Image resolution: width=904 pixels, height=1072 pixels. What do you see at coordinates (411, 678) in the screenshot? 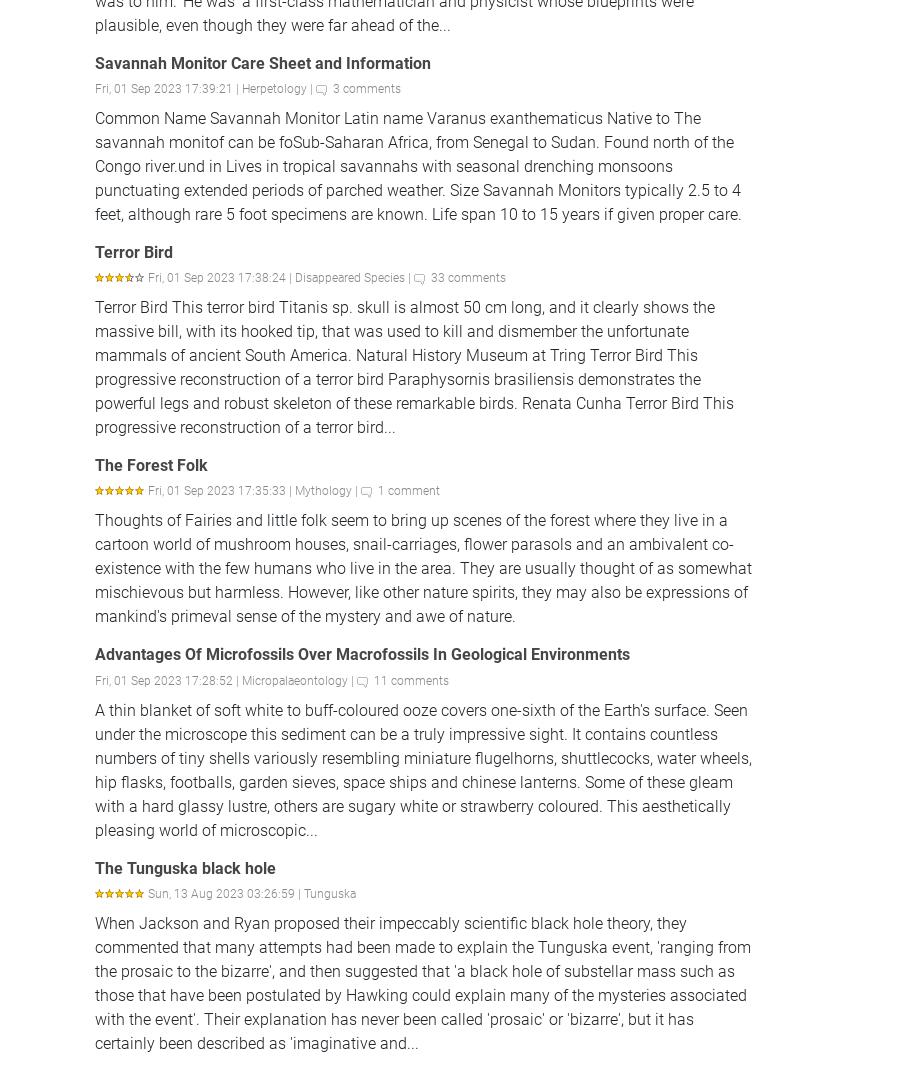
I see `'11 comments'` at bounding box center [411, 678].